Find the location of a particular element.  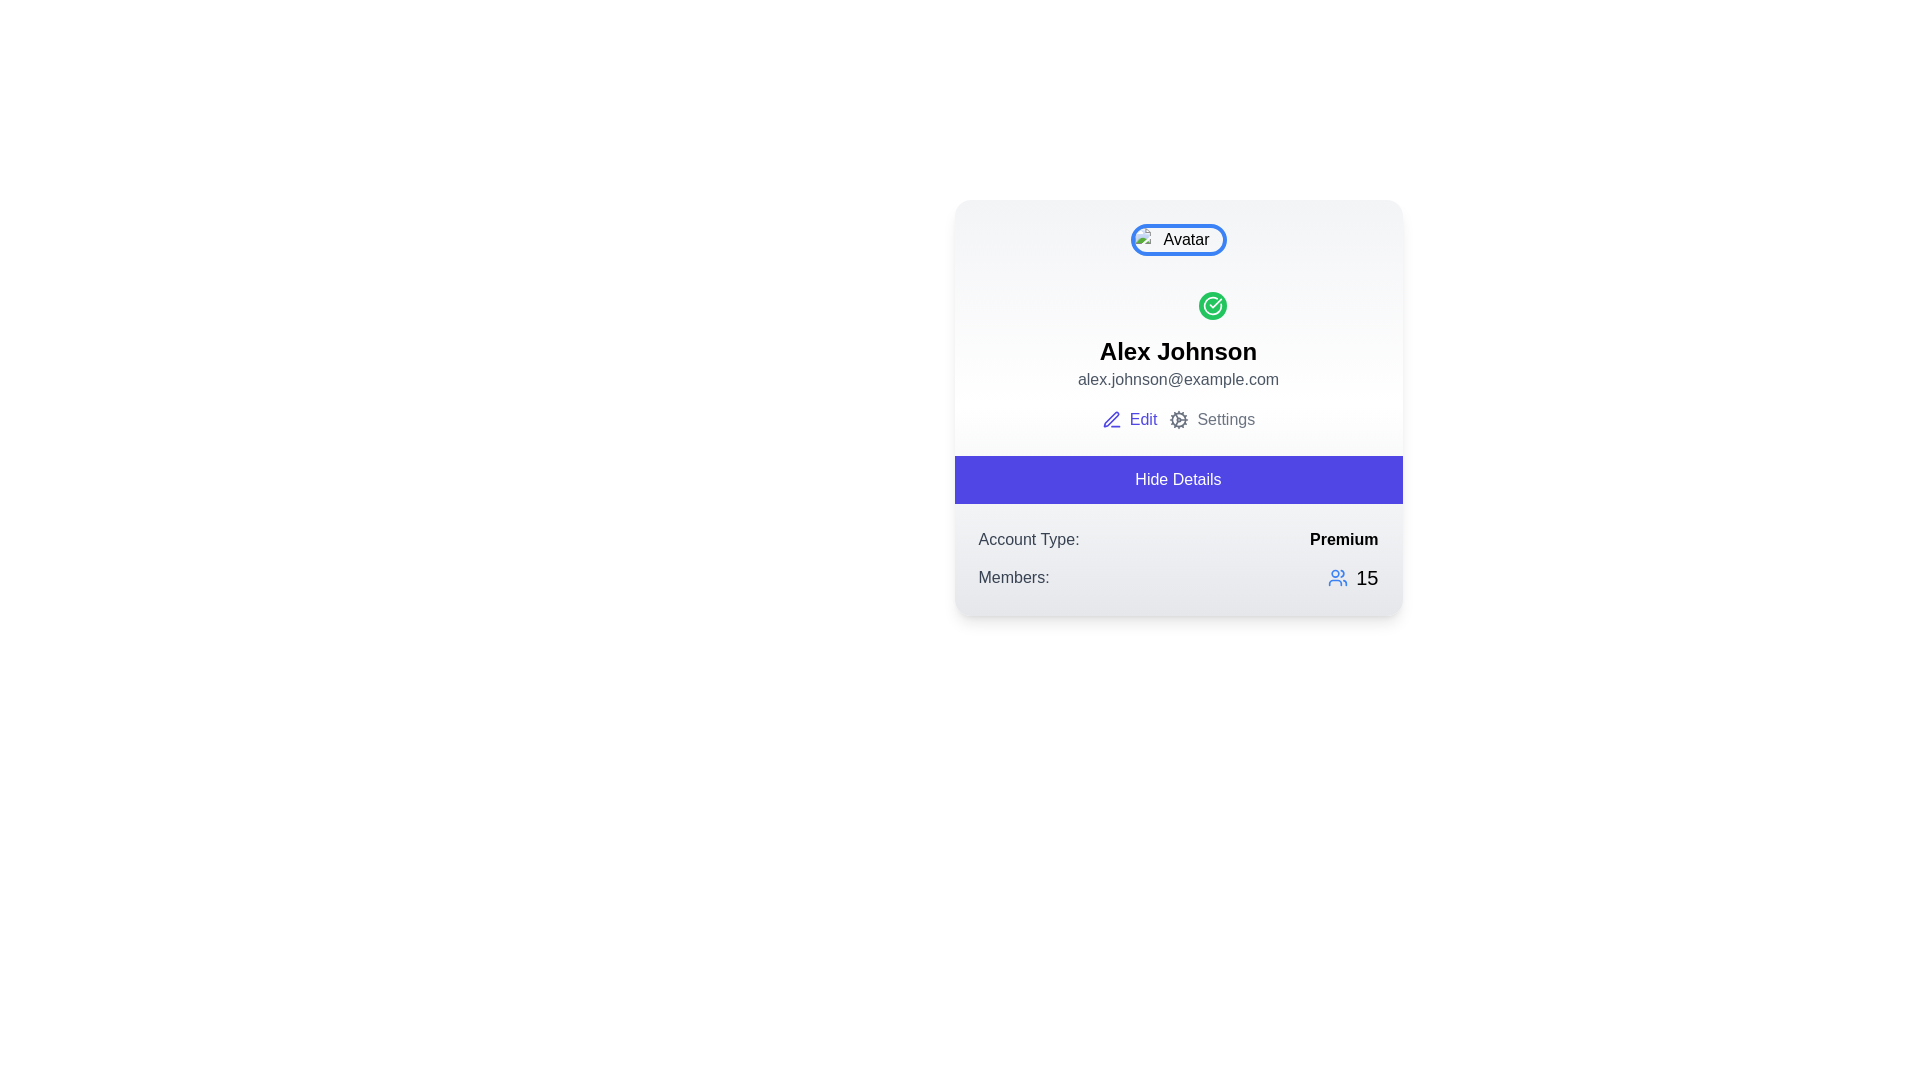

the Information display area that shows account-related information, positioned at the bottom of the card layout, directly below the 'Hide Details' button is located at coordinates (1178, 559).